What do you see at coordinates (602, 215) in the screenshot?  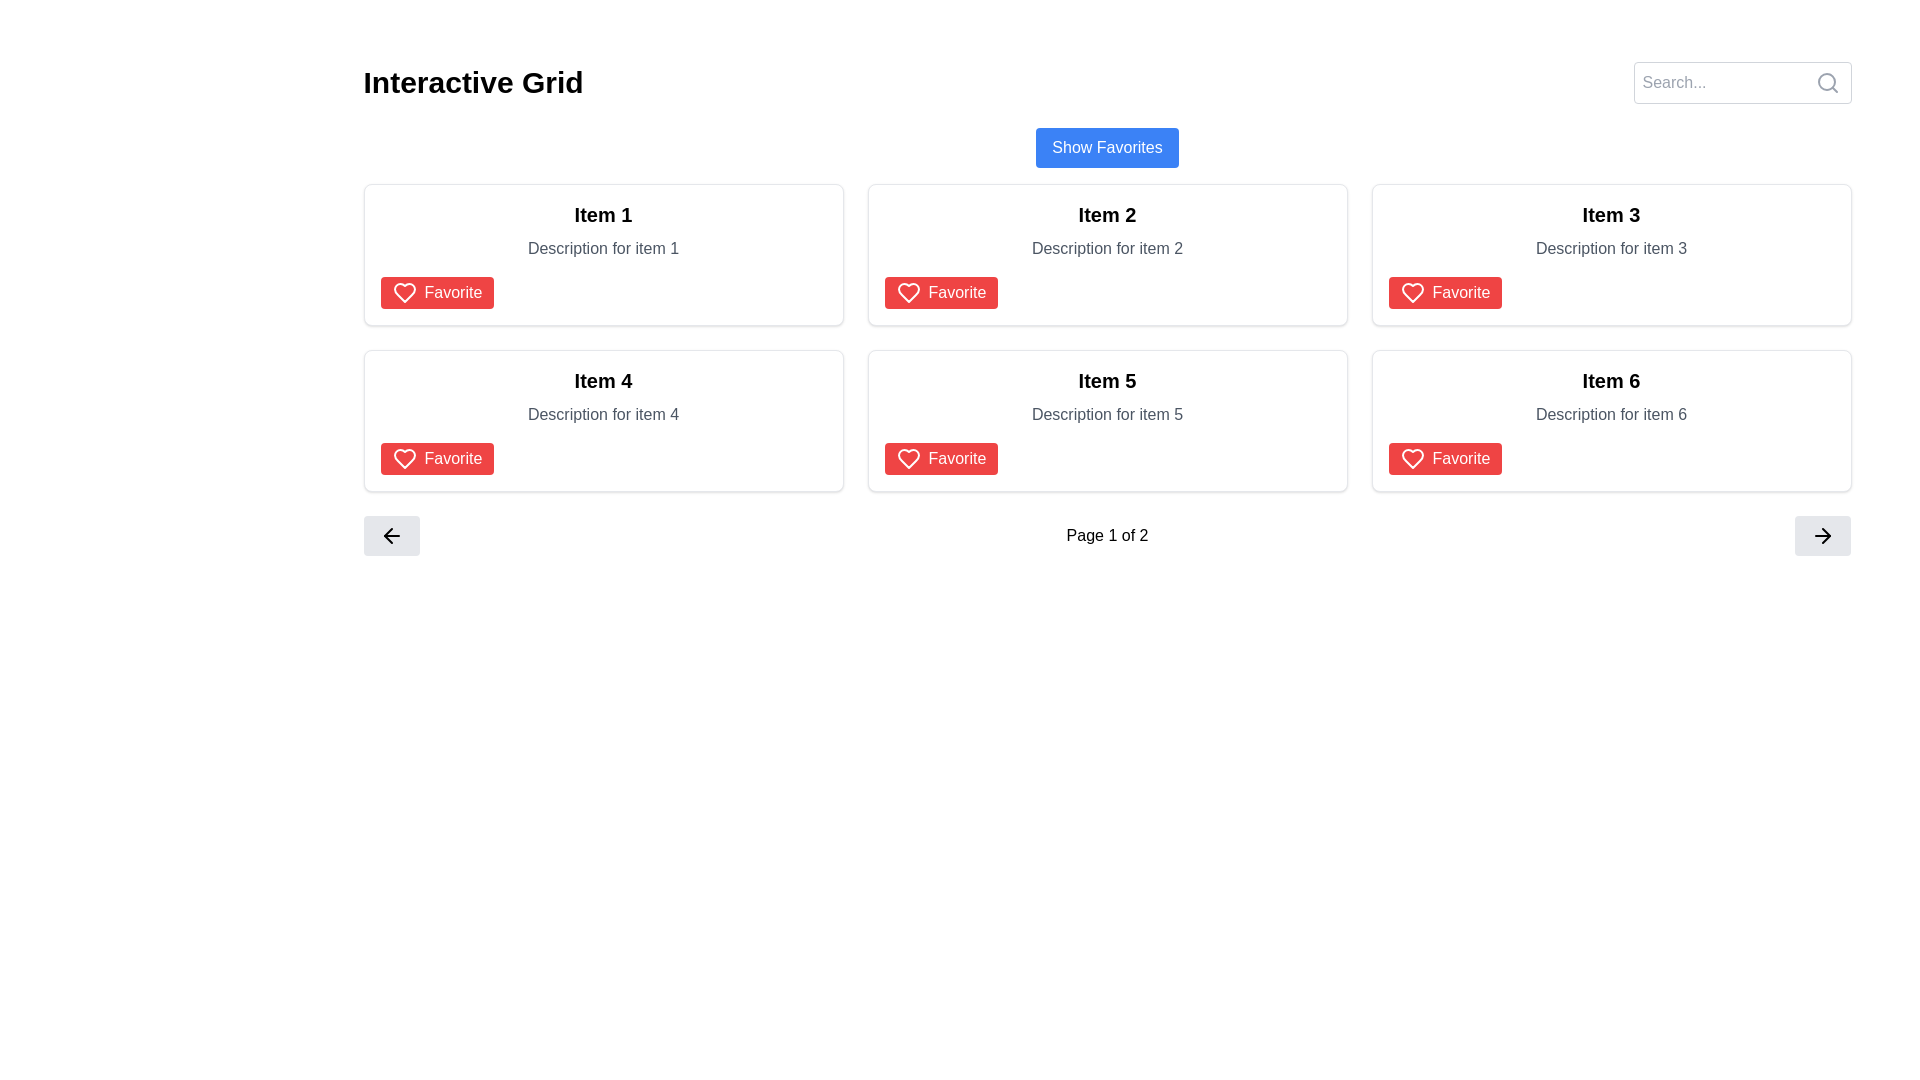 I see `the bold text label displaying 'Item 1' located at the top of the first card in the grid layout` at bounding box center [602, 215].